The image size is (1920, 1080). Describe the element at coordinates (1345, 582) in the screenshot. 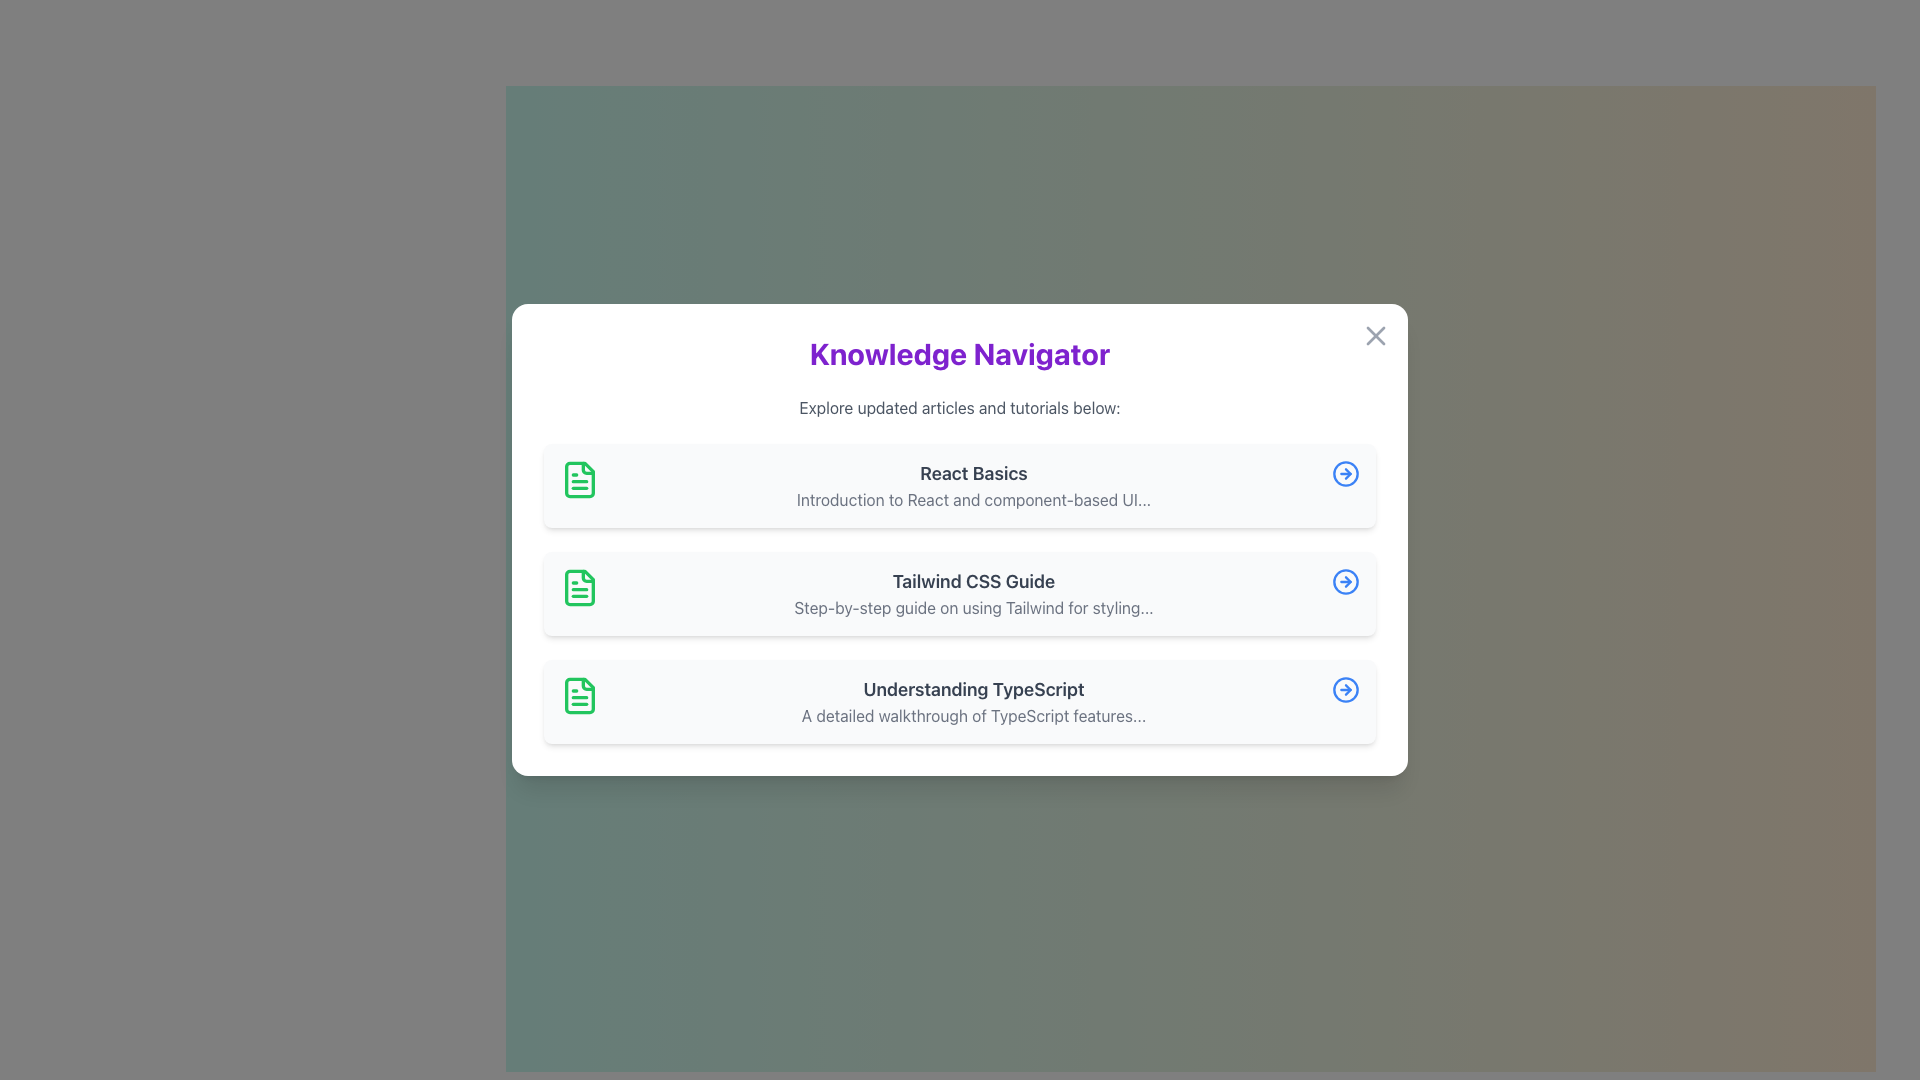

I see `the navigational icon for the 'Tailwind CSS Guide' to initiate a transition or detailed view of the content` at that location.